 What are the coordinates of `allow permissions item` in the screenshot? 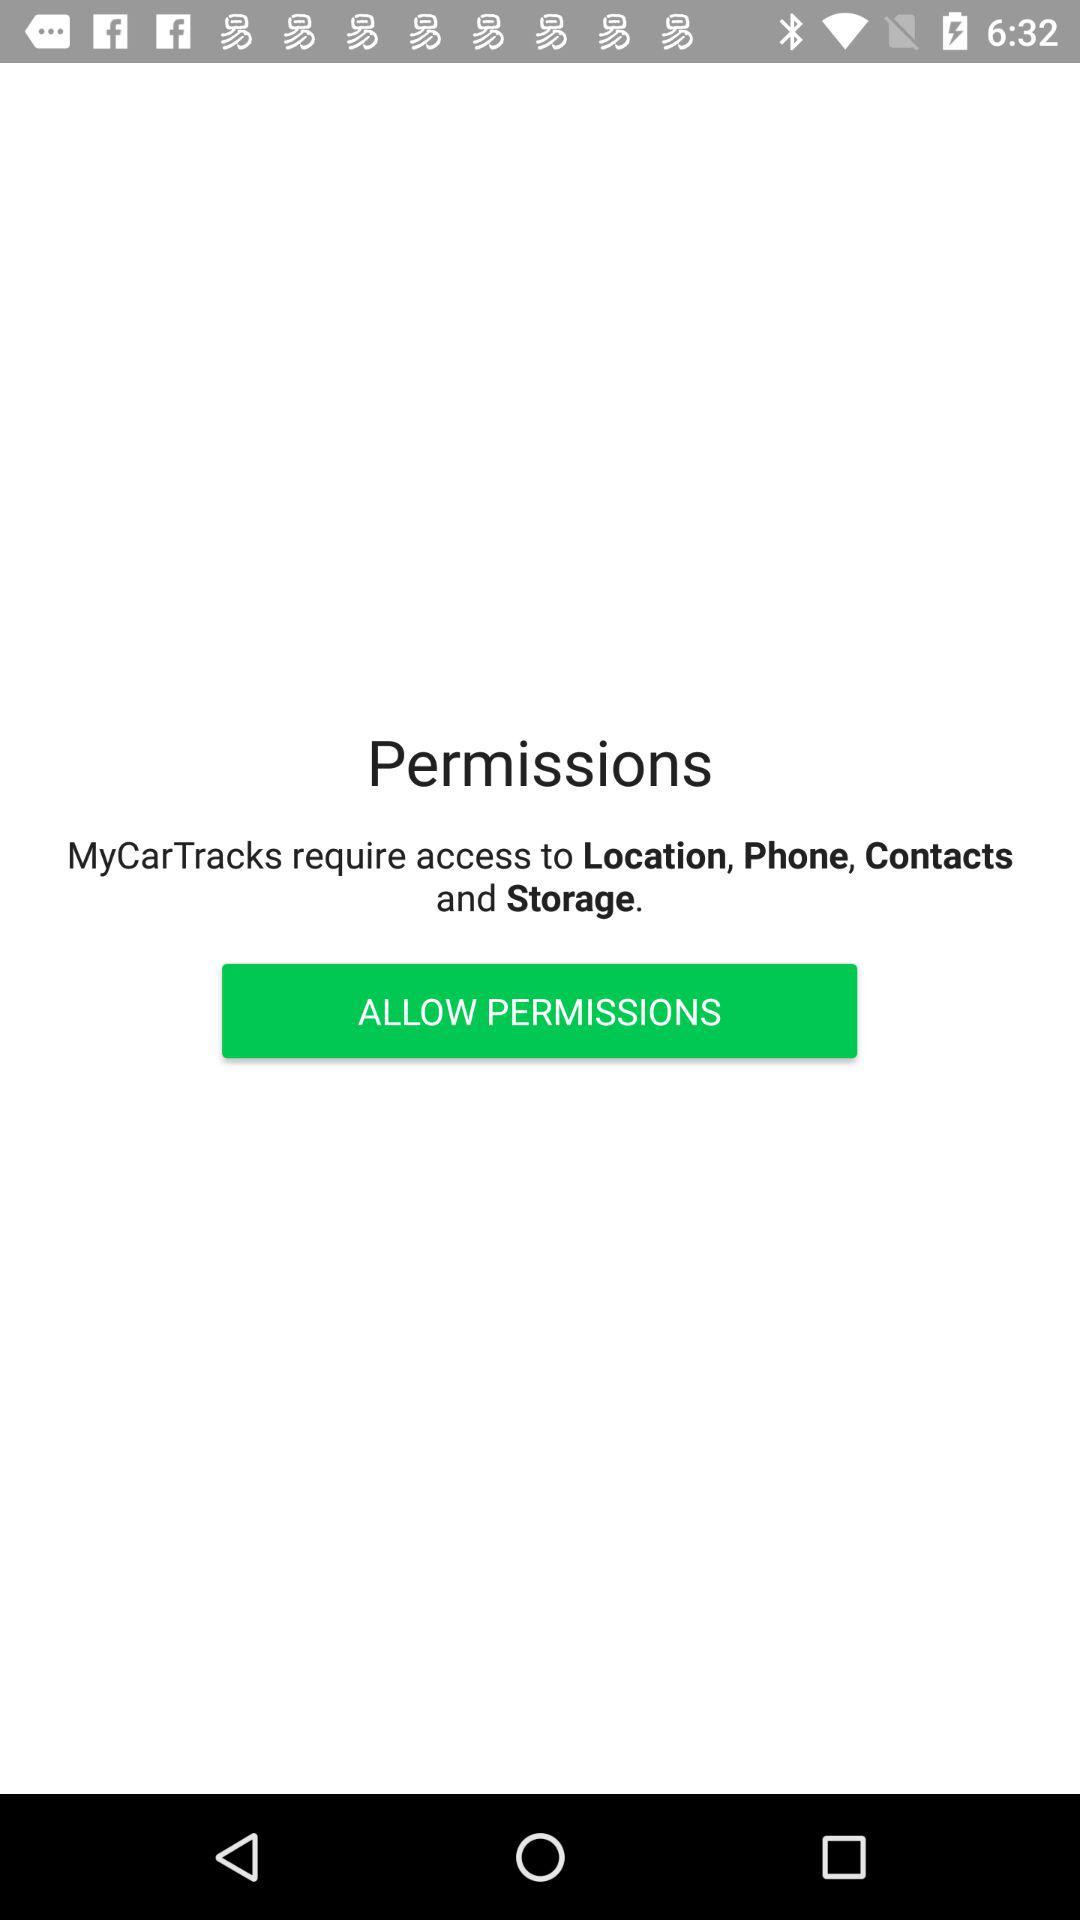 It's located at (538, 1011).